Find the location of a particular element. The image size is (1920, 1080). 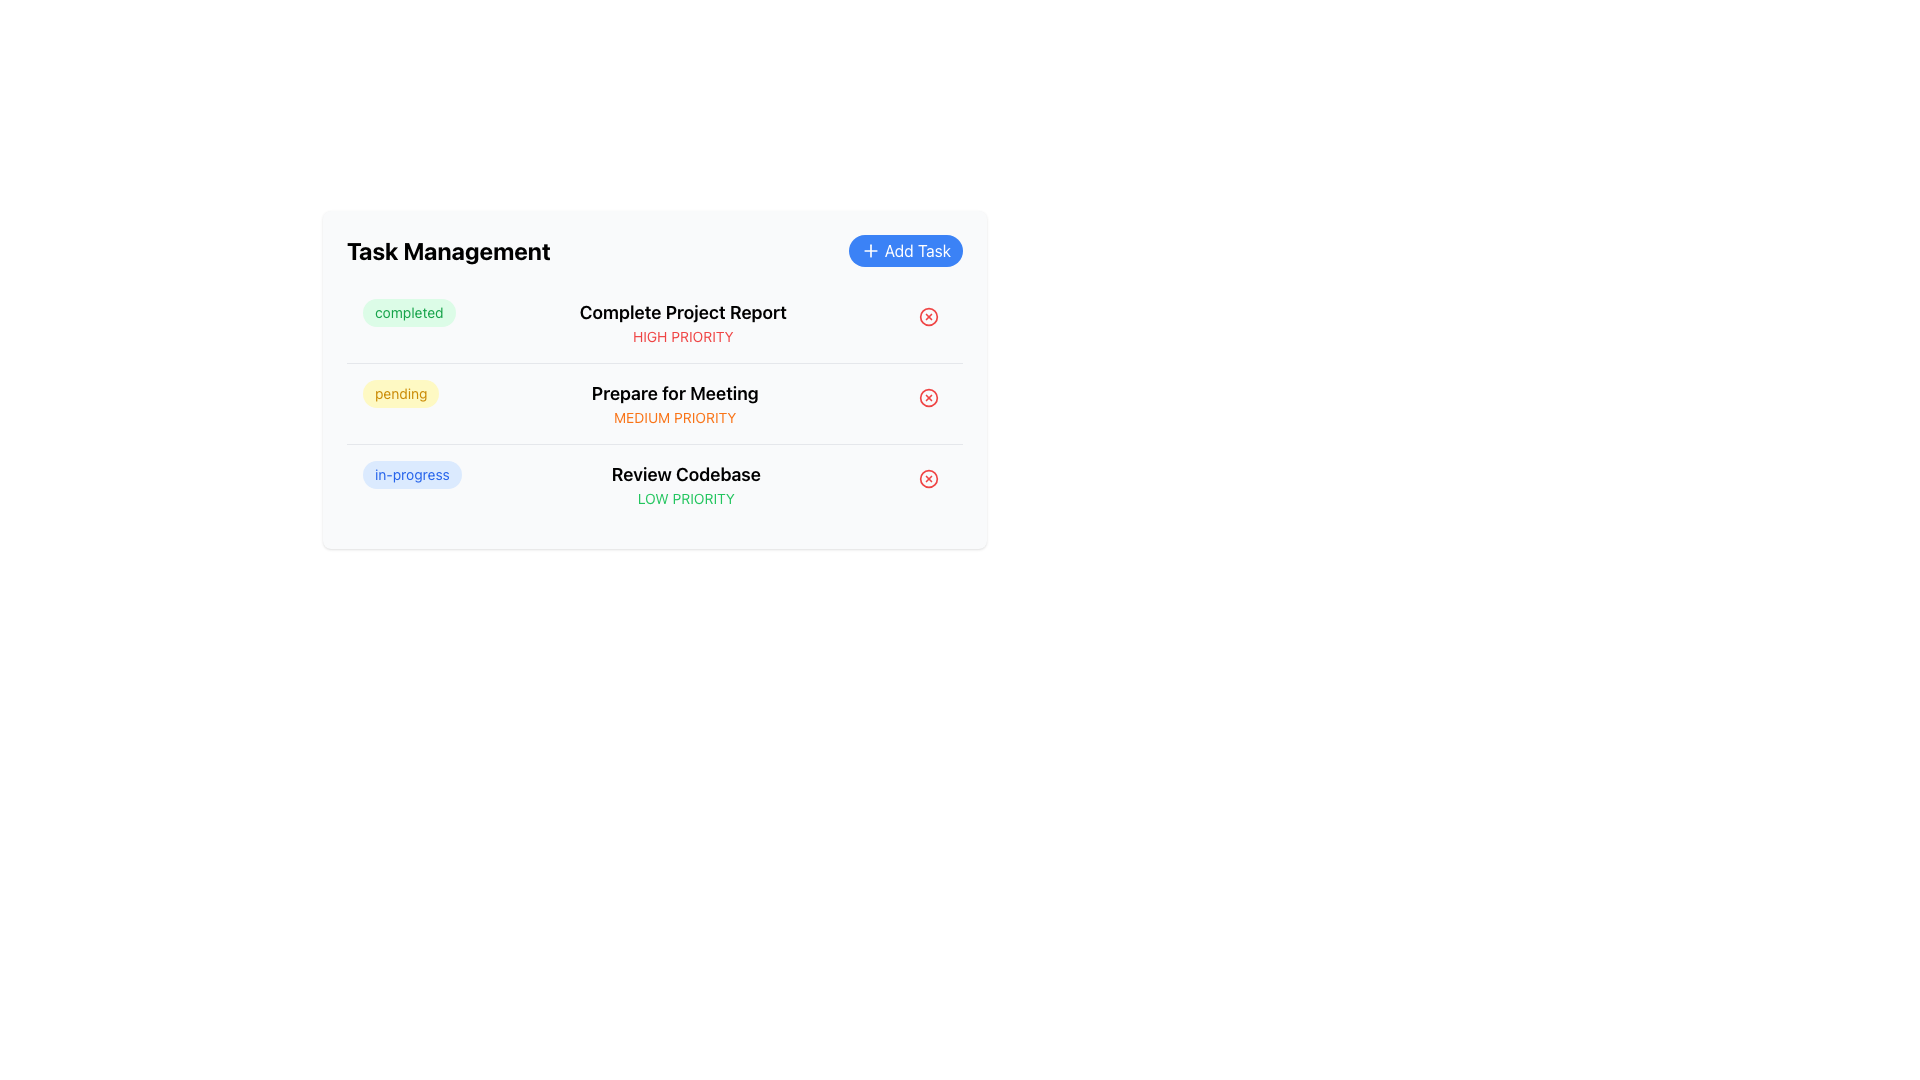

the text label 'MEDIUM PRIORITY' which is styled in bright orange and positioned directly below the task title 'Prepare for Meeting' in the task management UI is located at coordinates (675, 416).